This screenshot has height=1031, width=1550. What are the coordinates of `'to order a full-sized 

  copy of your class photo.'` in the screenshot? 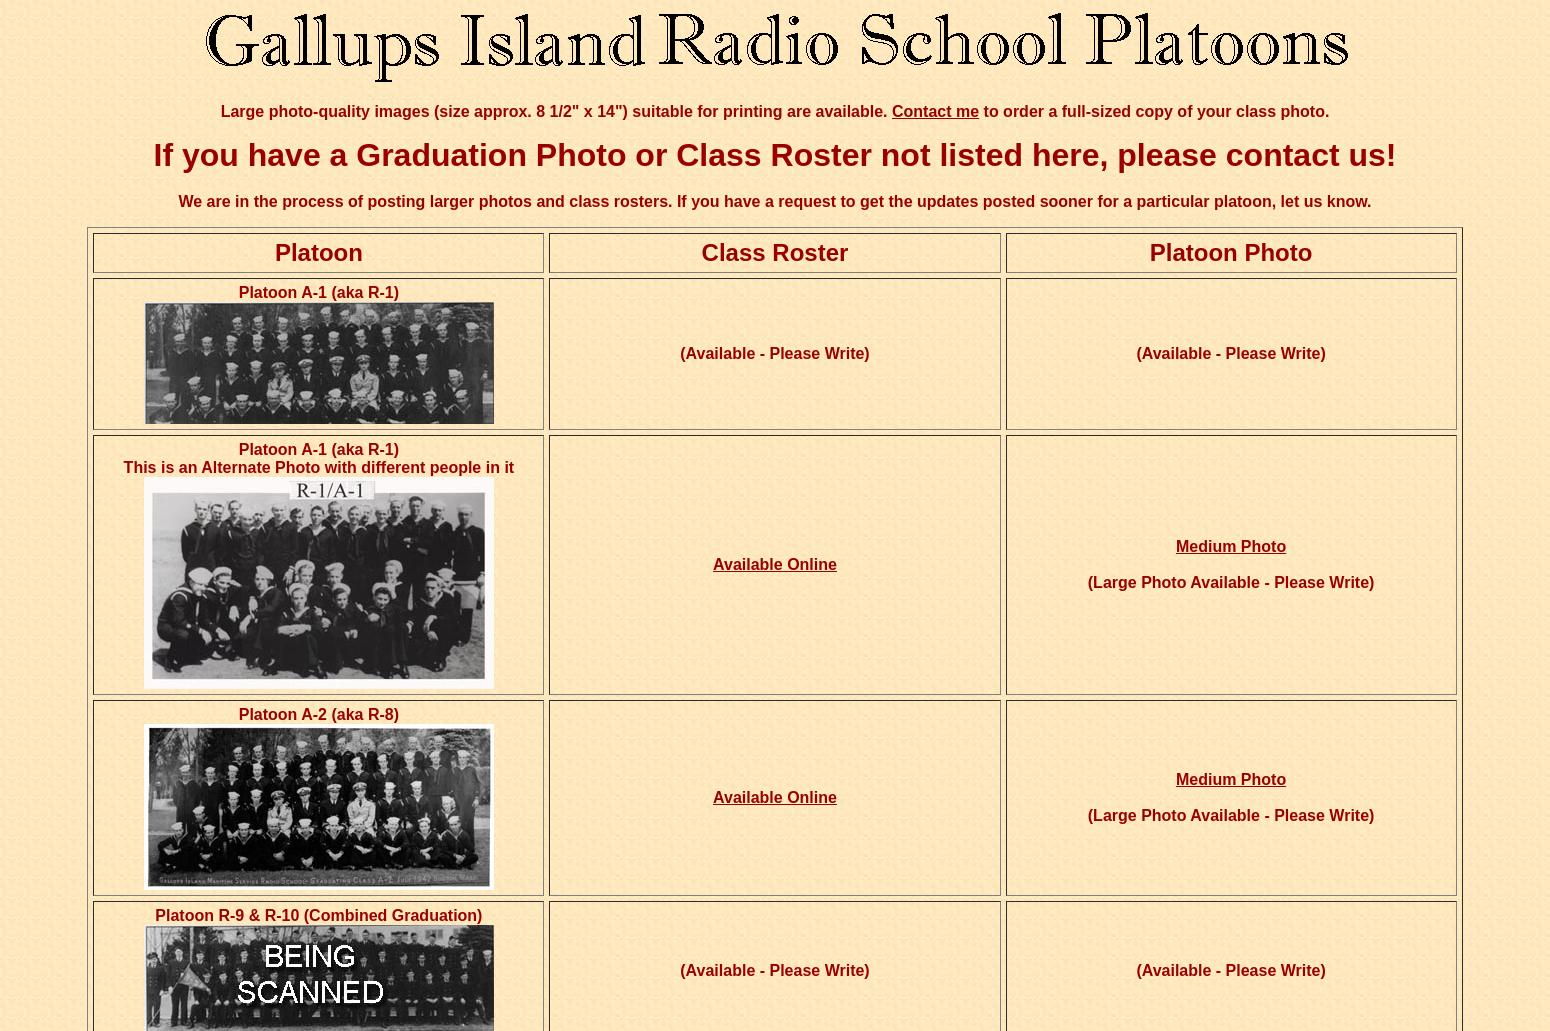 It's located at (1152, 110).